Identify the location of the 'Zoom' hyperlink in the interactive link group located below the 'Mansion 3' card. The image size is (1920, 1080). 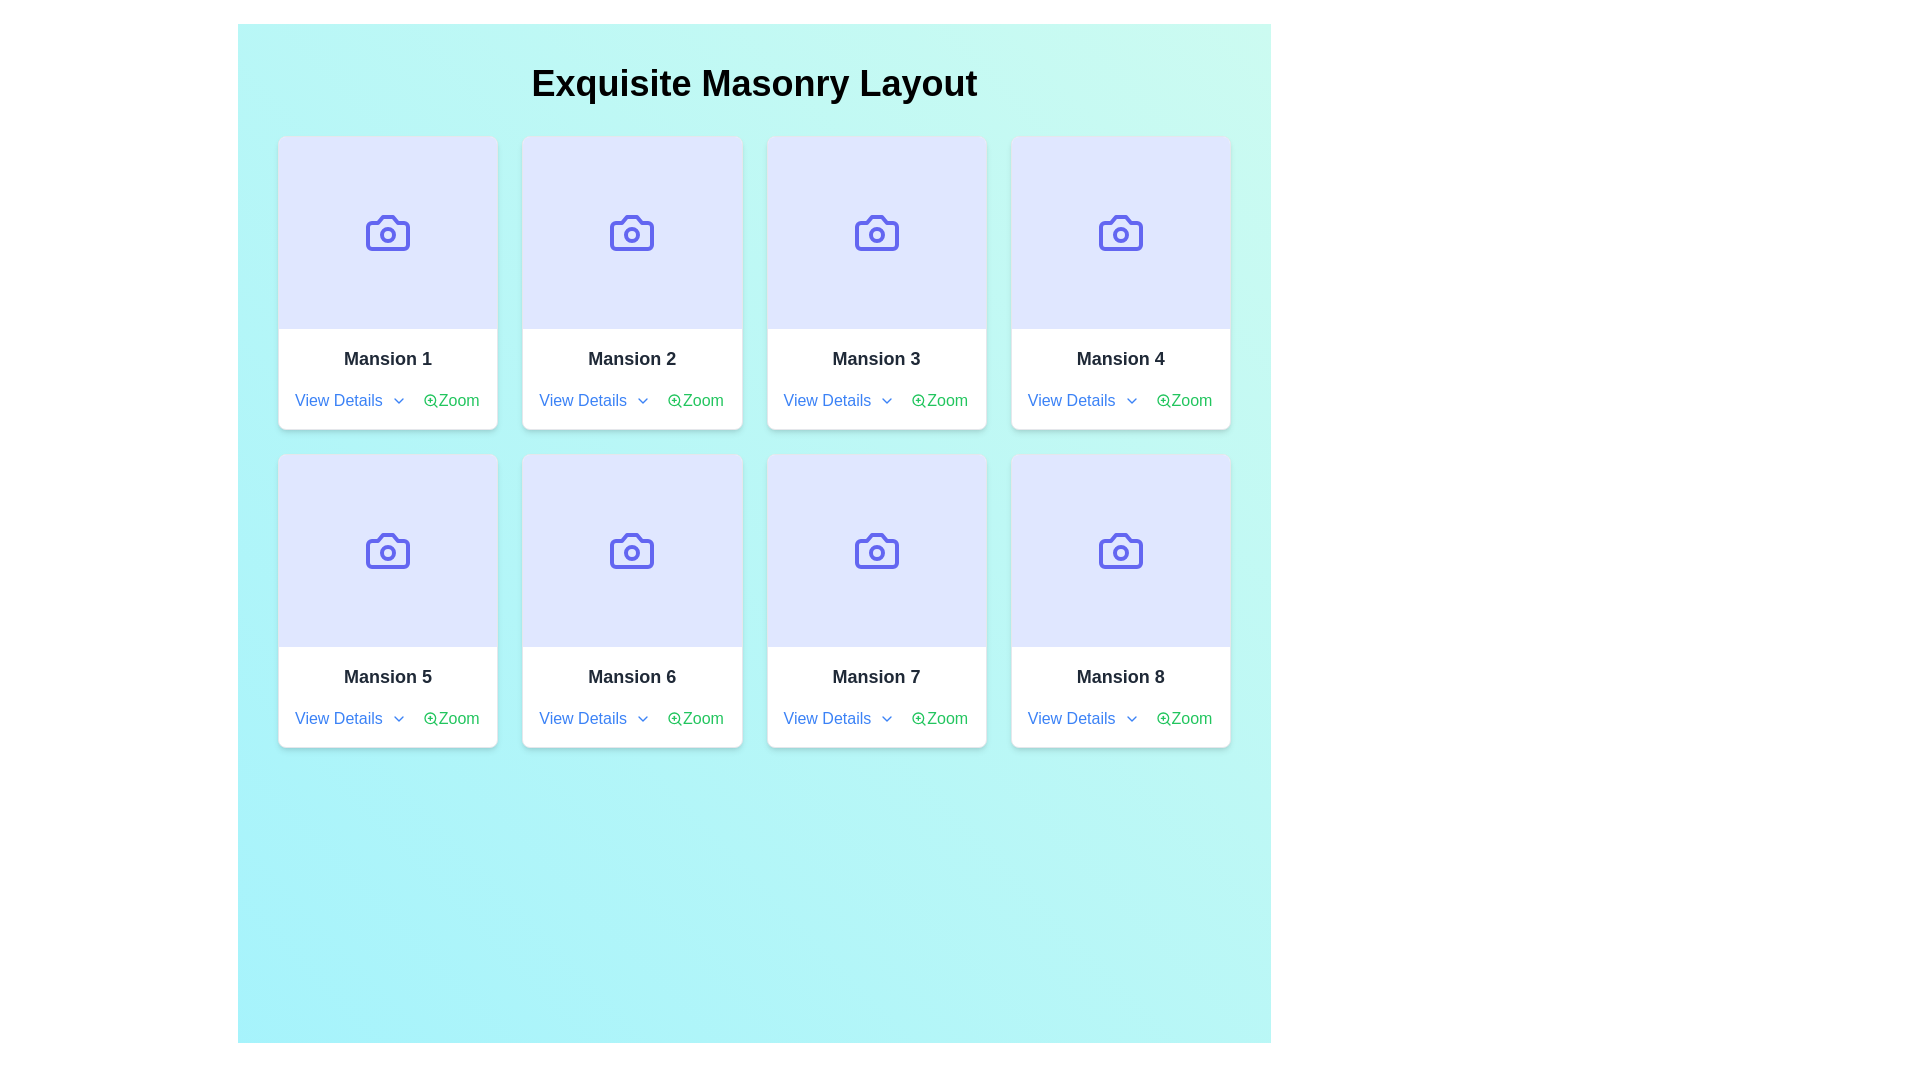
(876, 401).